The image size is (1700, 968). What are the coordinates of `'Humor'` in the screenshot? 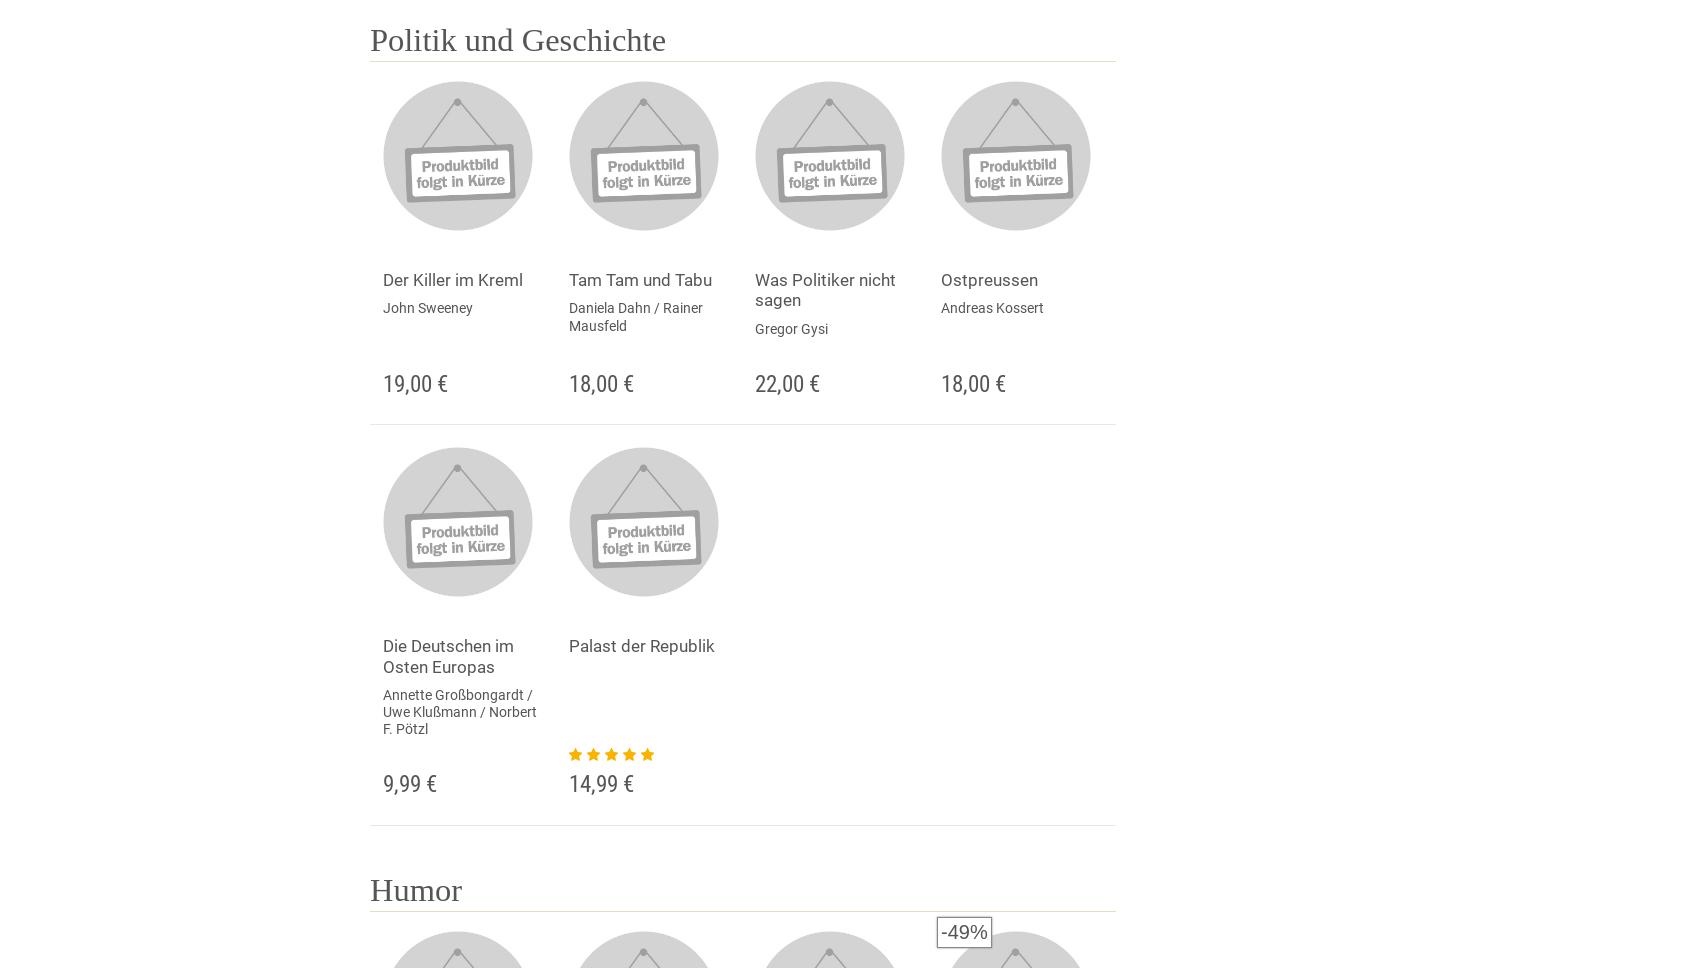 It's located at (414, 889).